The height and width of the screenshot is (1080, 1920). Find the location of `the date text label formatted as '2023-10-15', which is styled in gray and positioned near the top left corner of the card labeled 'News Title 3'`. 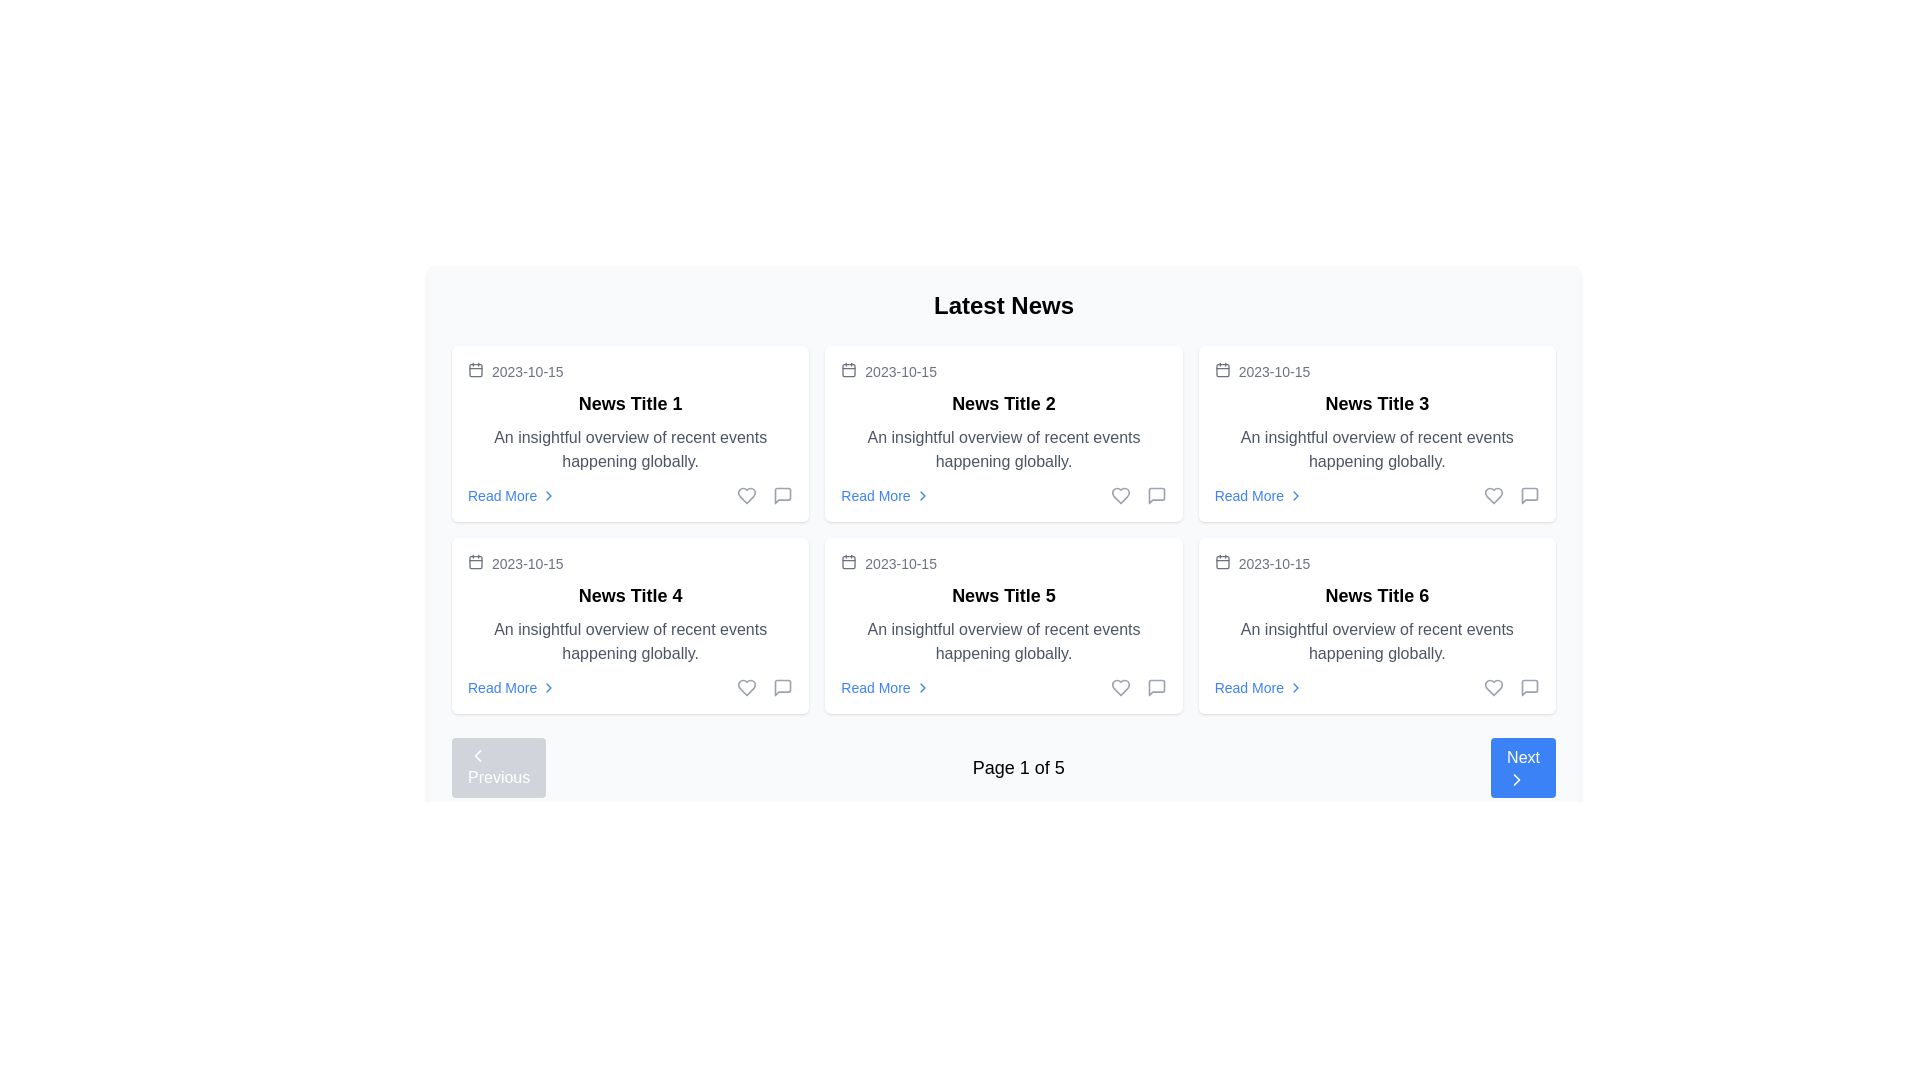

the date text label formatted as '2023-10-15', which is styled in gray and positioned near the top left corner of the card labeled 'News Title 3' is located at coordinates (1273, 371).